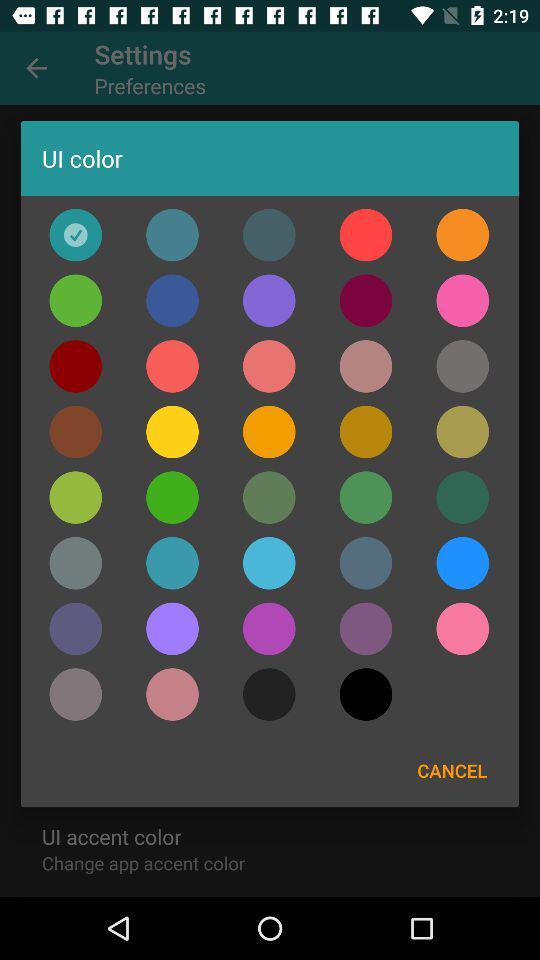 The height and width of the screenshot is (960, 540). What do you see at coordinates (74, 496) in the screenshot?
I see `click on the green ball` at bounding box center [74, 496].